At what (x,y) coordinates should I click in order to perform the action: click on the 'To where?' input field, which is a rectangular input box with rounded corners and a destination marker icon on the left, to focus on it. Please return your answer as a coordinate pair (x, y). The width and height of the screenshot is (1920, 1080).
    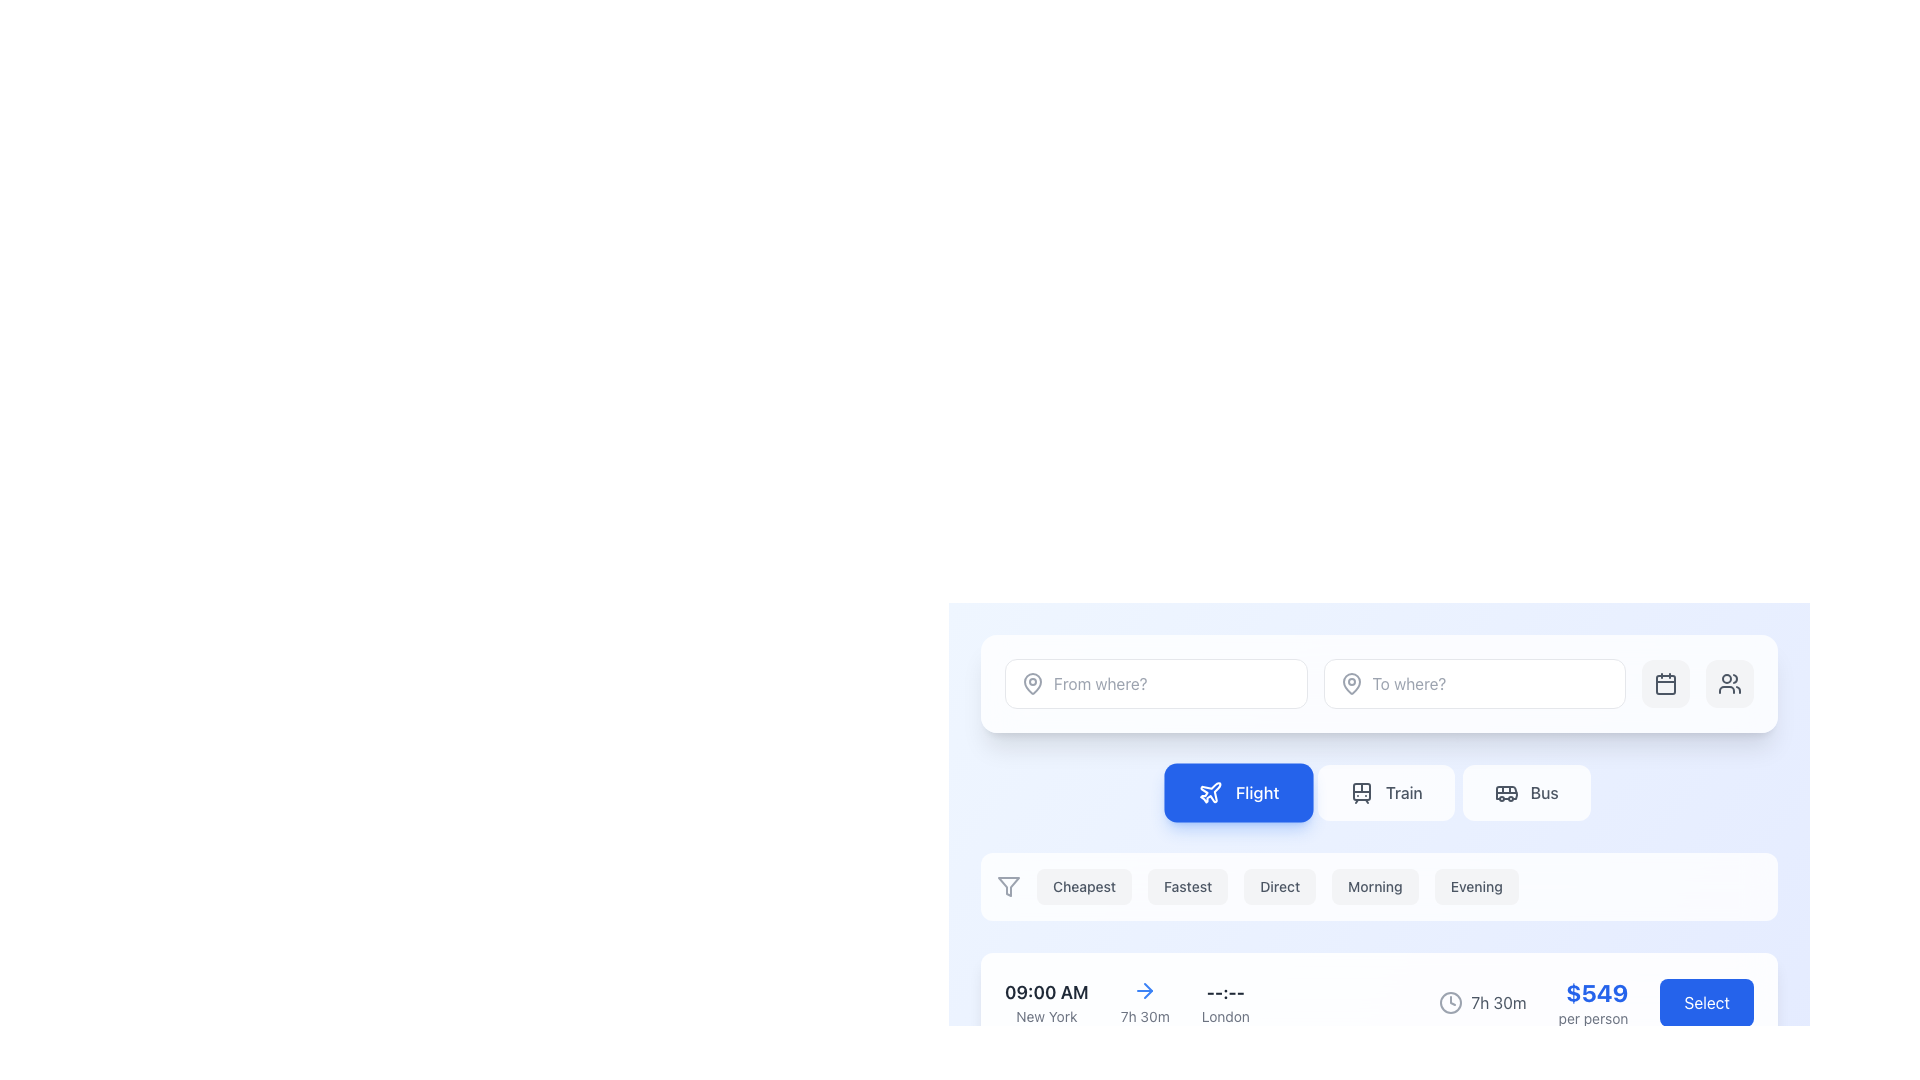
    Looking at the image, I should click on (1378, 682).